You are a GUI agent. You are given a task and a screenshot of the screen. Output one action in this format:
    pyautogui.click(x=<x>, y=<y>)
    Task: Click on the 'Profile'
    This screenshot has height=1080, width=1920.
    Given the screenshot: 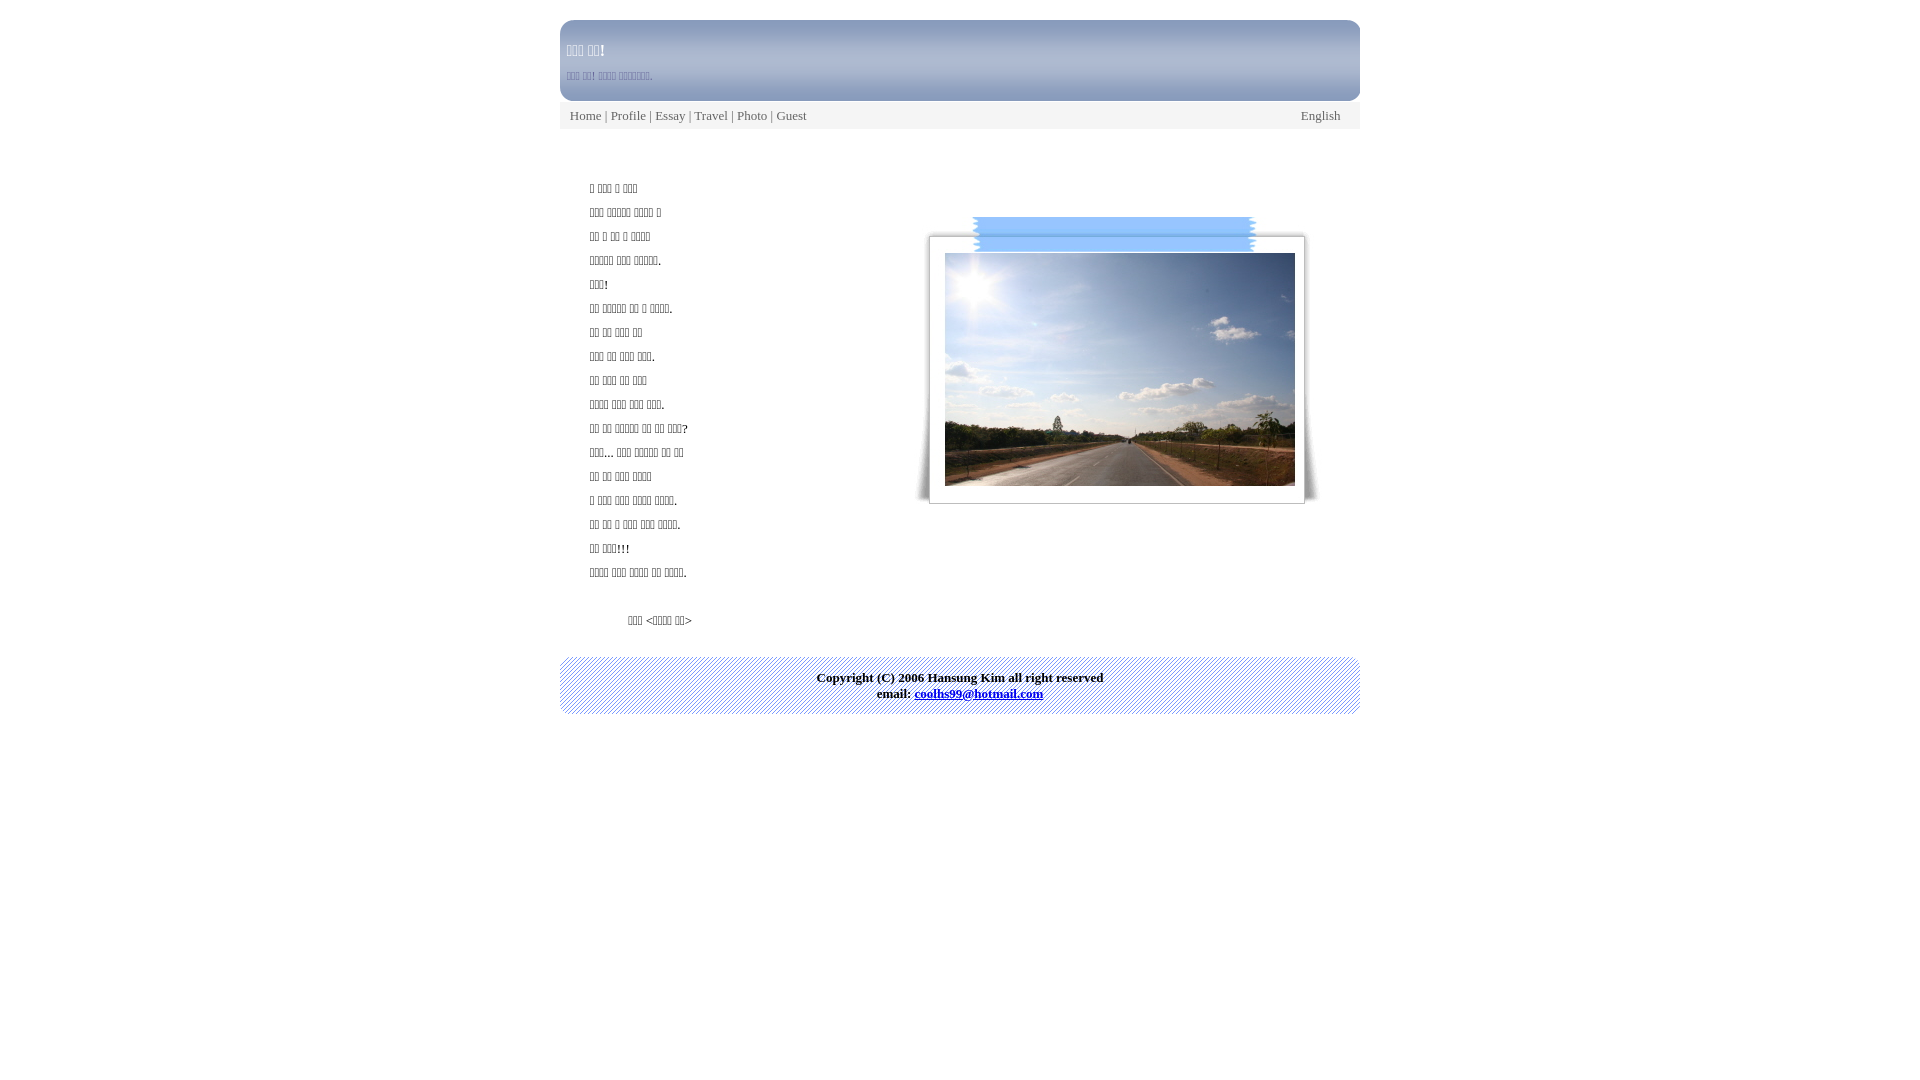 What is the action you would take?
    pyautogui.click(x=609, y=115)
    